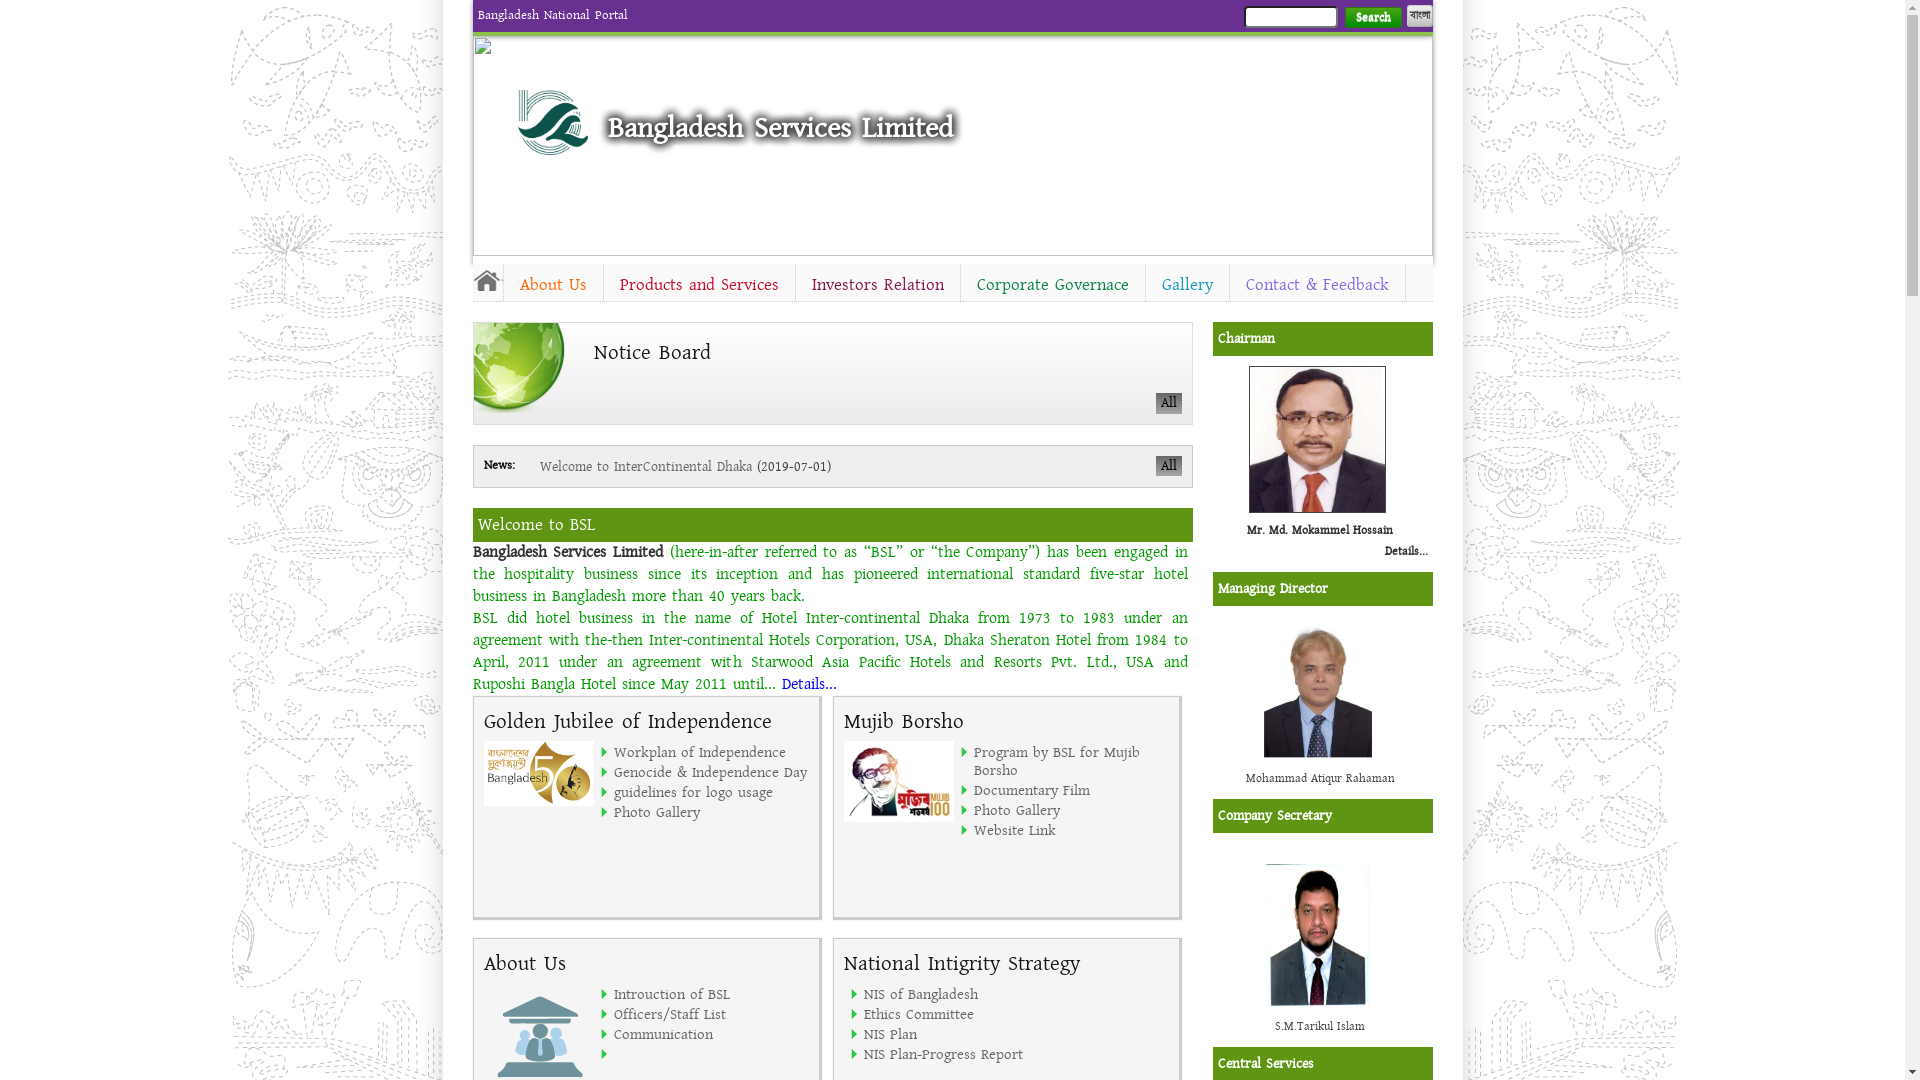 The width and height of the screenshot is (1920, 1080). What do you see at coordinates (1404, 551) in the screenshot?
I see `'Details...'` at bounding box center [1404, 551].